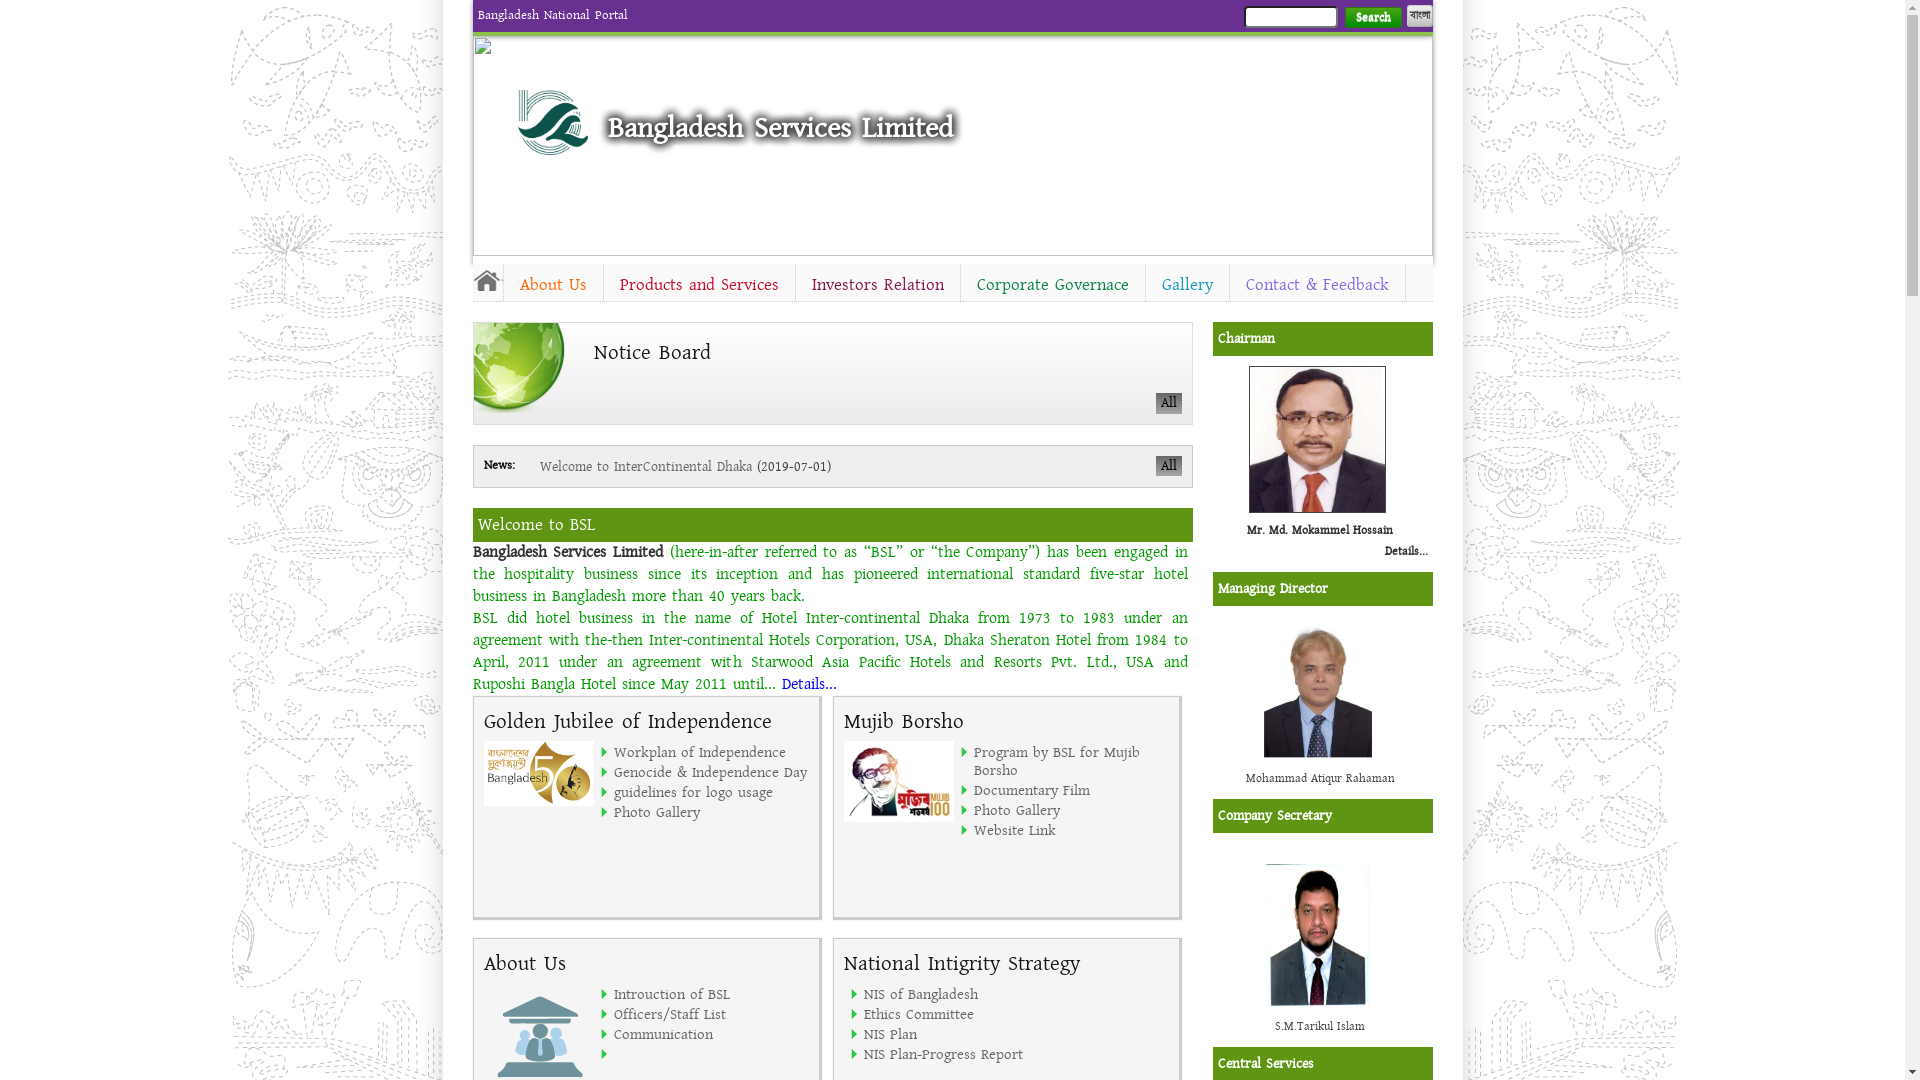 The width and height of the screenshot is (1920, 1080). What do you see at coordinates (1404, 551) in the screenshot?
I see `'Details...'` at bounding box center [1404, 551].